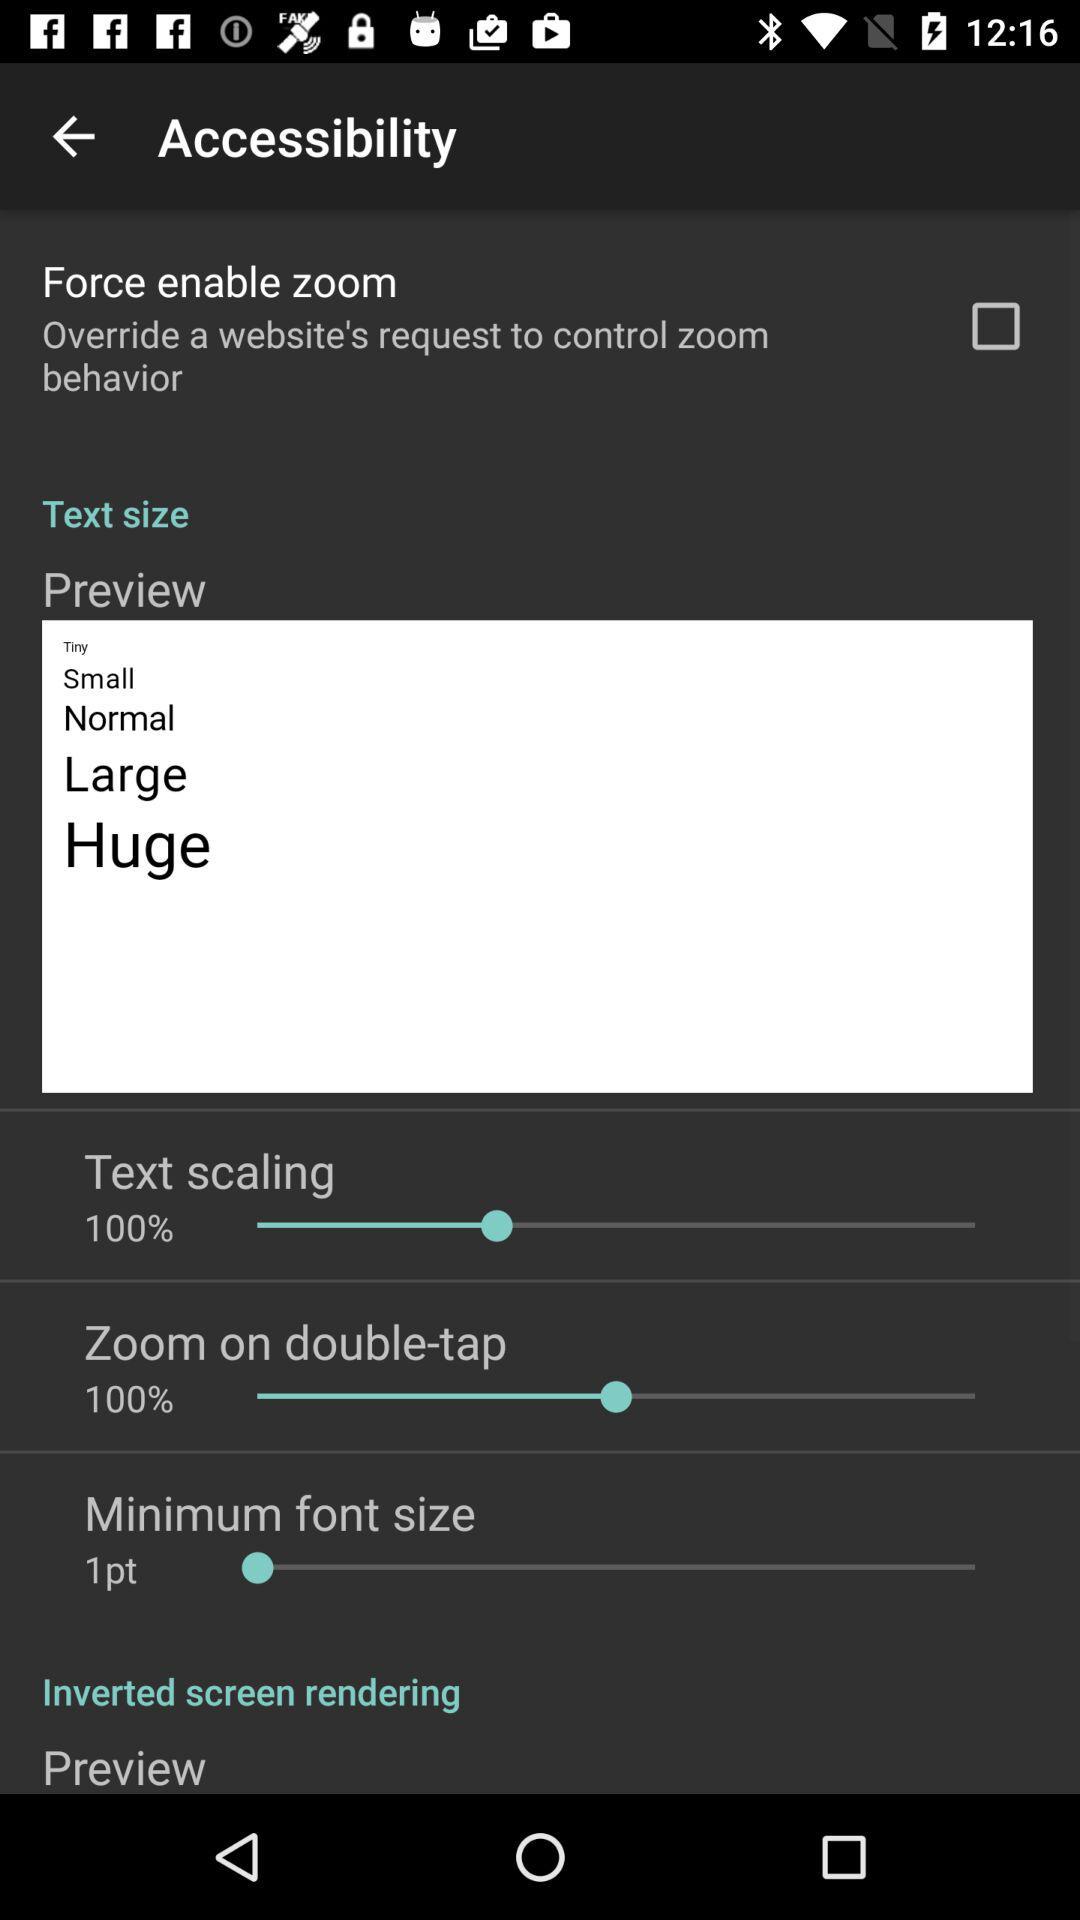 Image resolution: width=1080 pixels, height=1920 pixels. I want to click on the icon above 100% icon, so click(295, 1341).